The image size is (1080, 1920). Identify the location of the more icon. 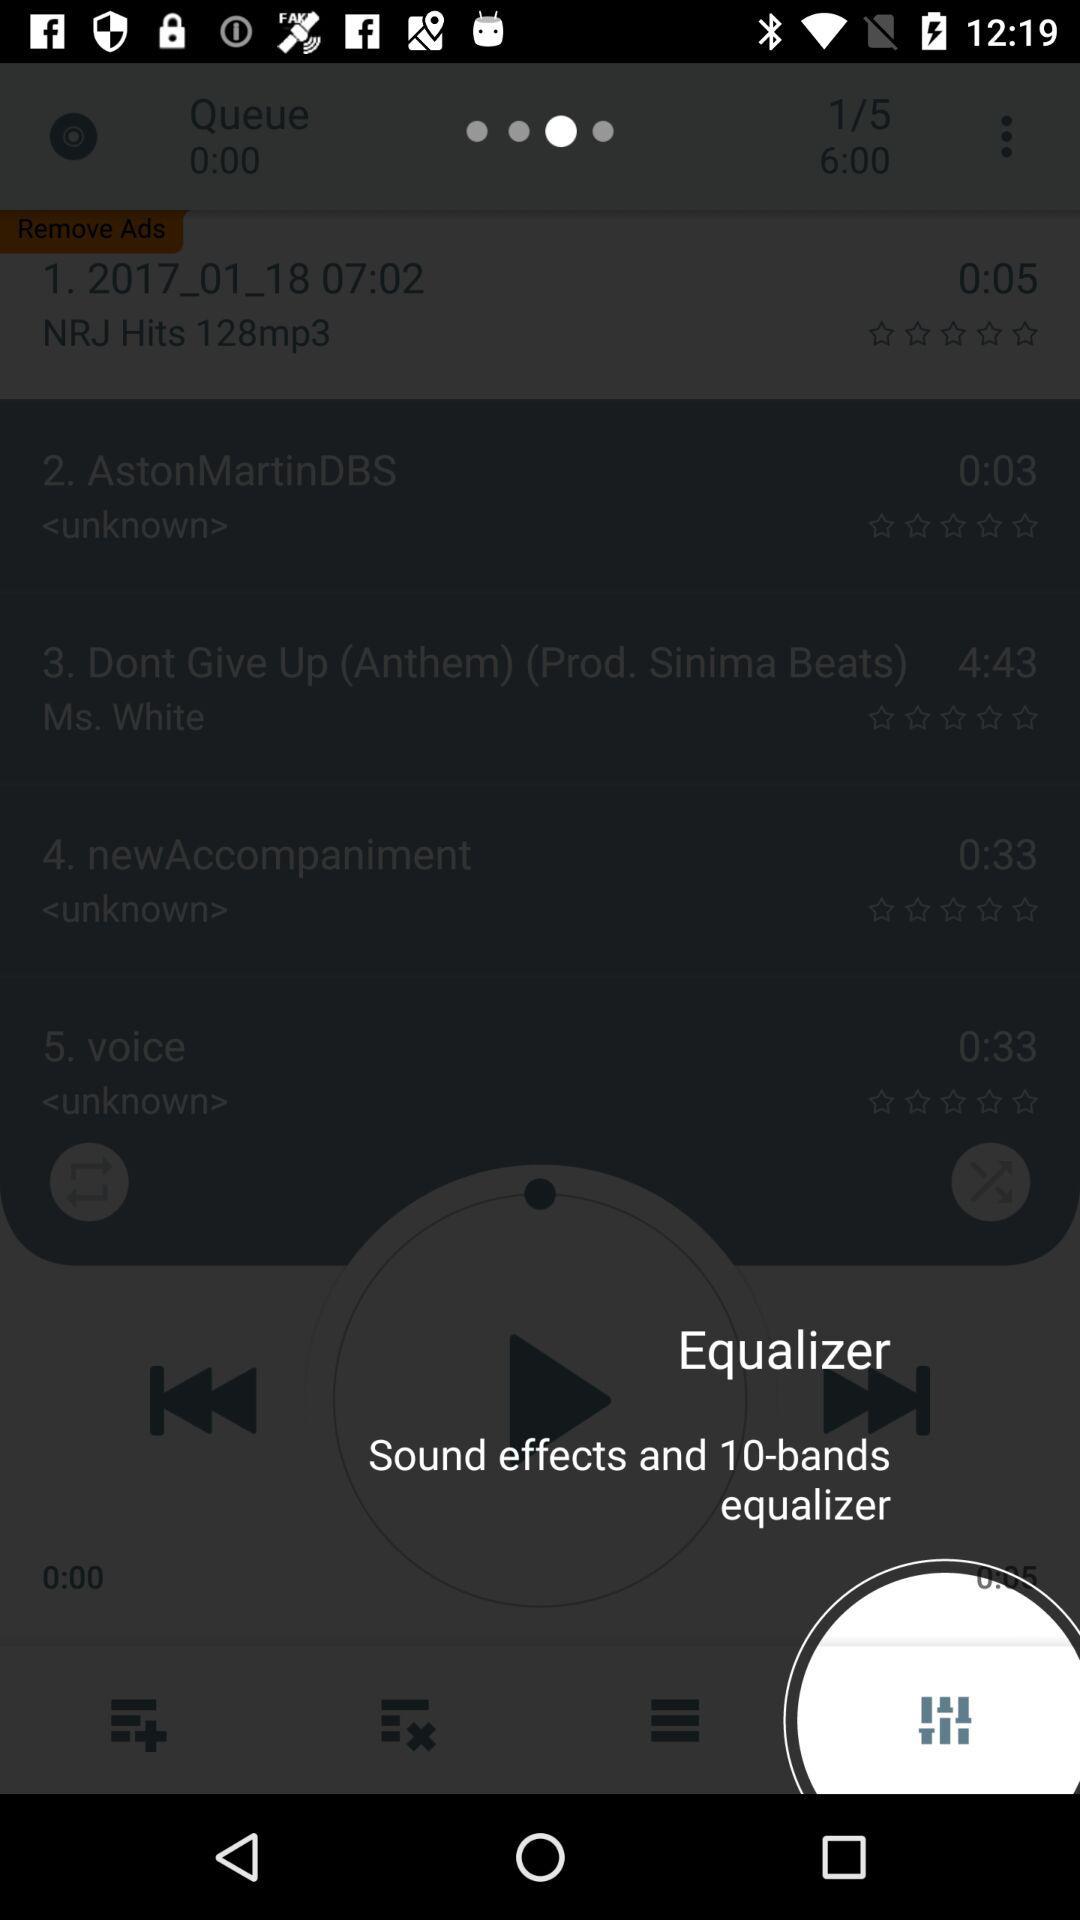
(405, 1719).